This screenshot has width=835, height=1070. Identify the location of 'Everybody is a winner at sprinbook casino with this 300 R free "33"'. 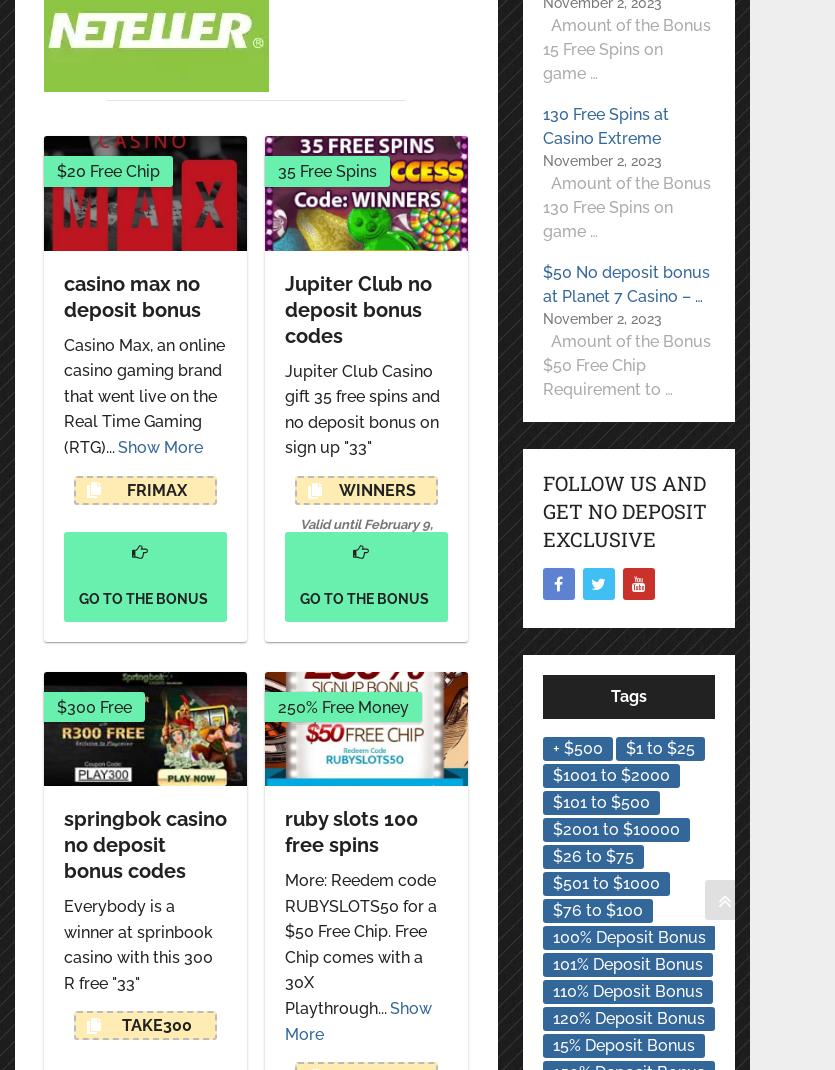
(137, 942).